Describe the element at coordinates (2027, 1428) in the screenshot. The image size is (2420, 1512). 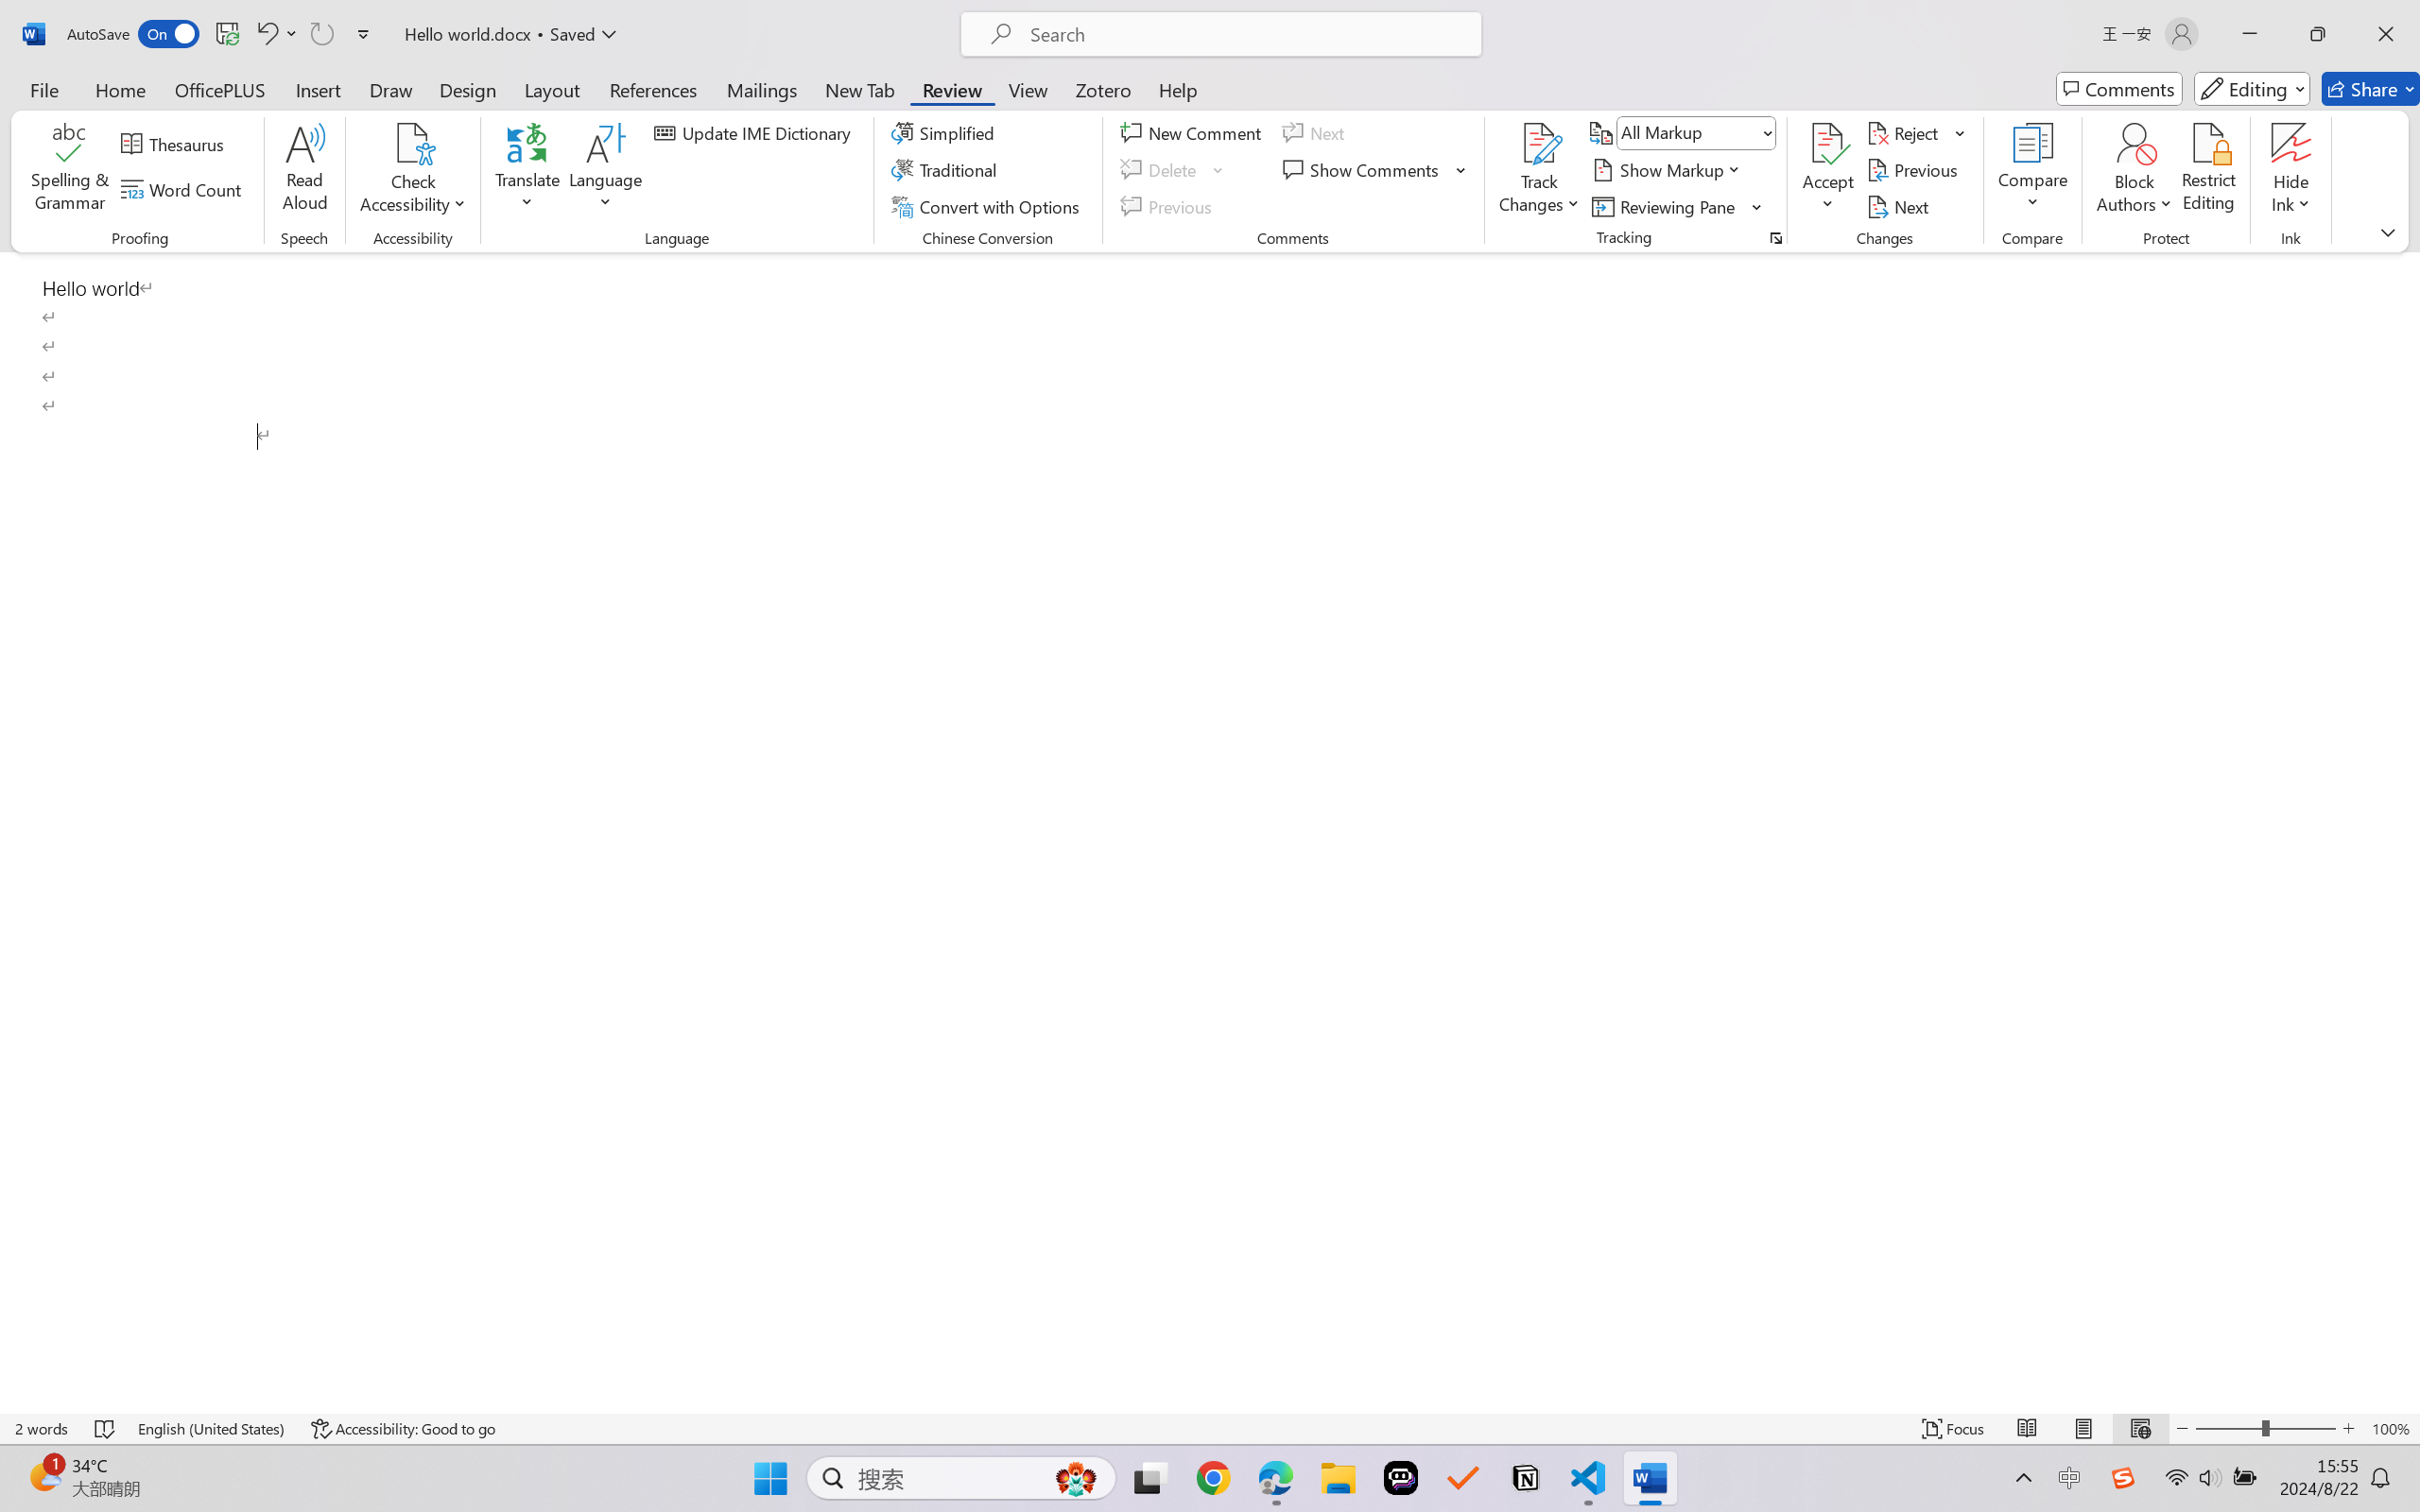
I see `'Read Mode'` at that location.